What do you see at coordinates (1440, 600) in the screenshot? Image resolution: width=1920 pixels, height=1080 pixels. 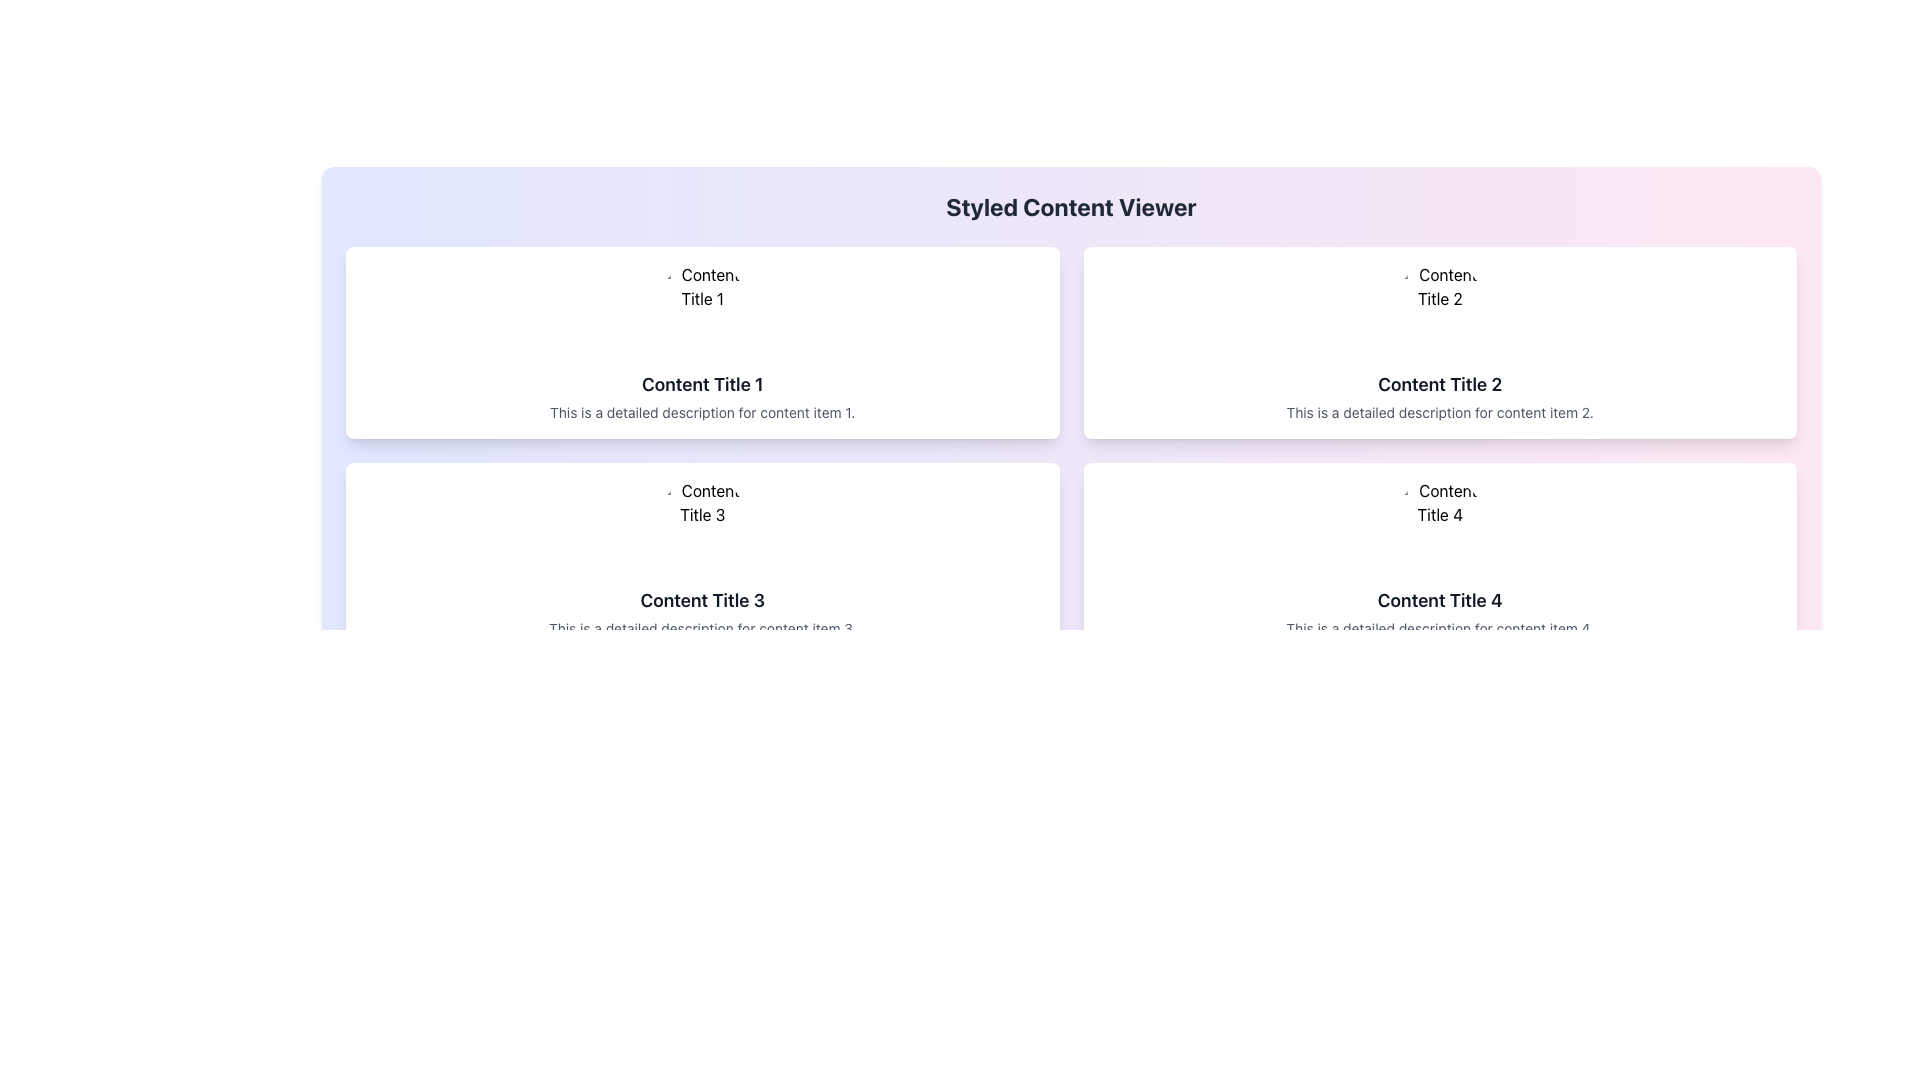 I see `the text 'Content Title 4' which is styled in bold, larger font and located in the lower-right card of a four-card grid layout` at bounding box center [1440, 600].